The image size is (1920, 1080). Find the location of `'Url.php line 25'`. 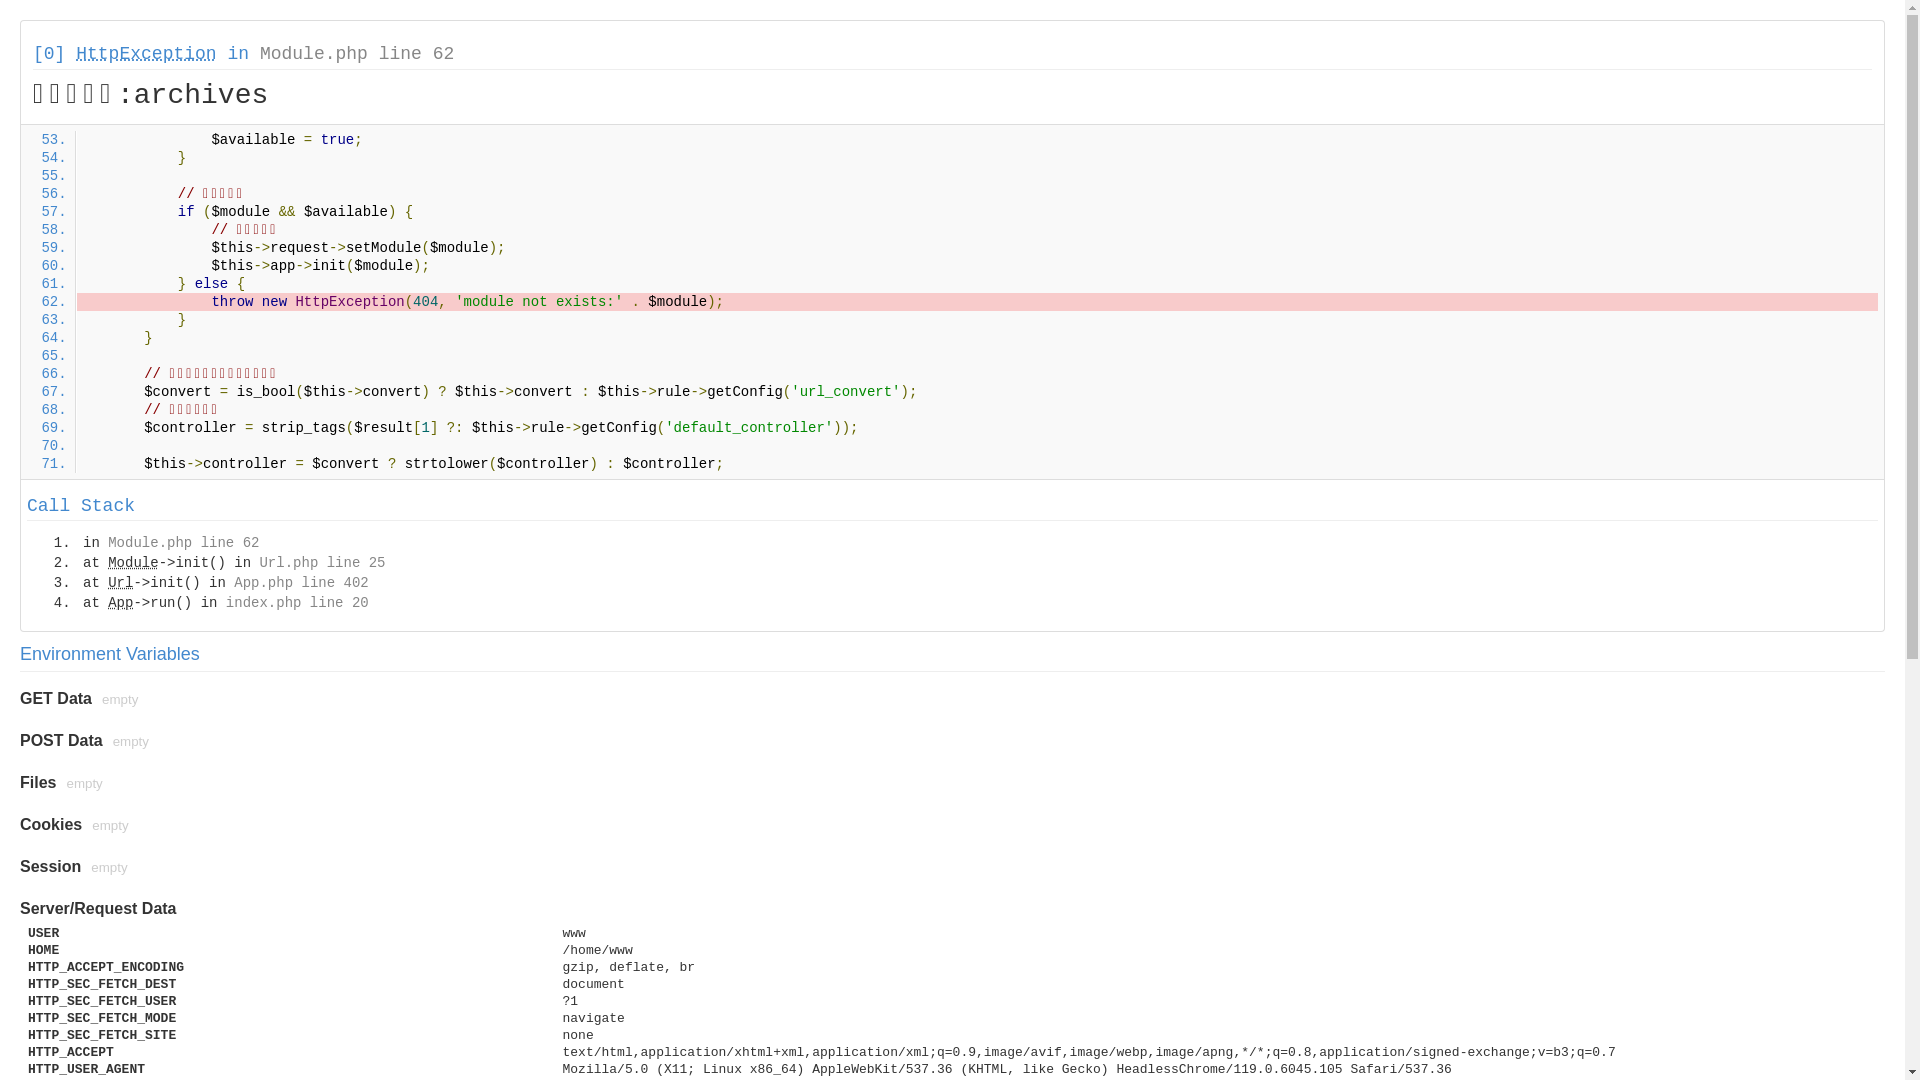

'Url.php line 25' is located at coordinates (321, 563).